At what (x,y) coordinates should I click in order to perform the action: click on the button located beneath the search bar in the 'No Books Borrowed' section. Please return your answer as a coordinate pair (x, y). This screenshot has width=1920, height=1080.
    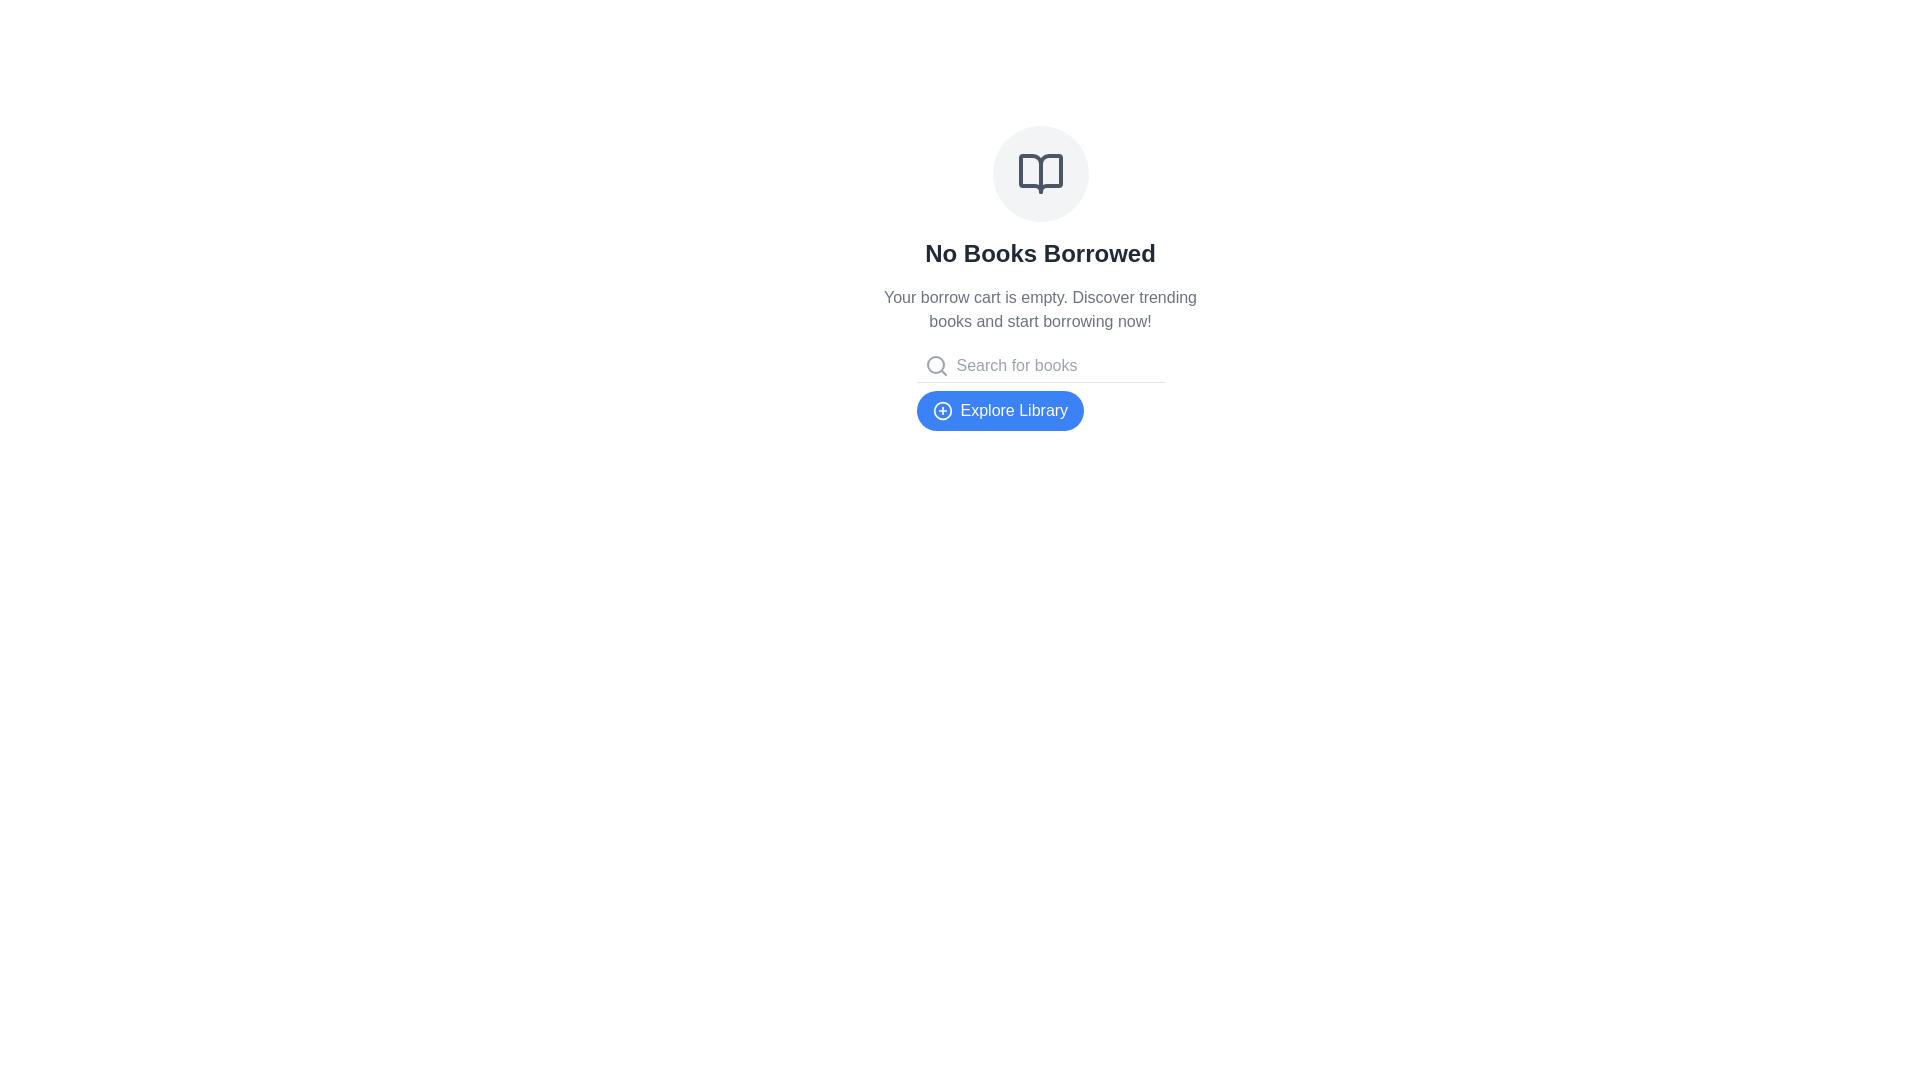
    Looking at the image, I should click on (1000, 410).